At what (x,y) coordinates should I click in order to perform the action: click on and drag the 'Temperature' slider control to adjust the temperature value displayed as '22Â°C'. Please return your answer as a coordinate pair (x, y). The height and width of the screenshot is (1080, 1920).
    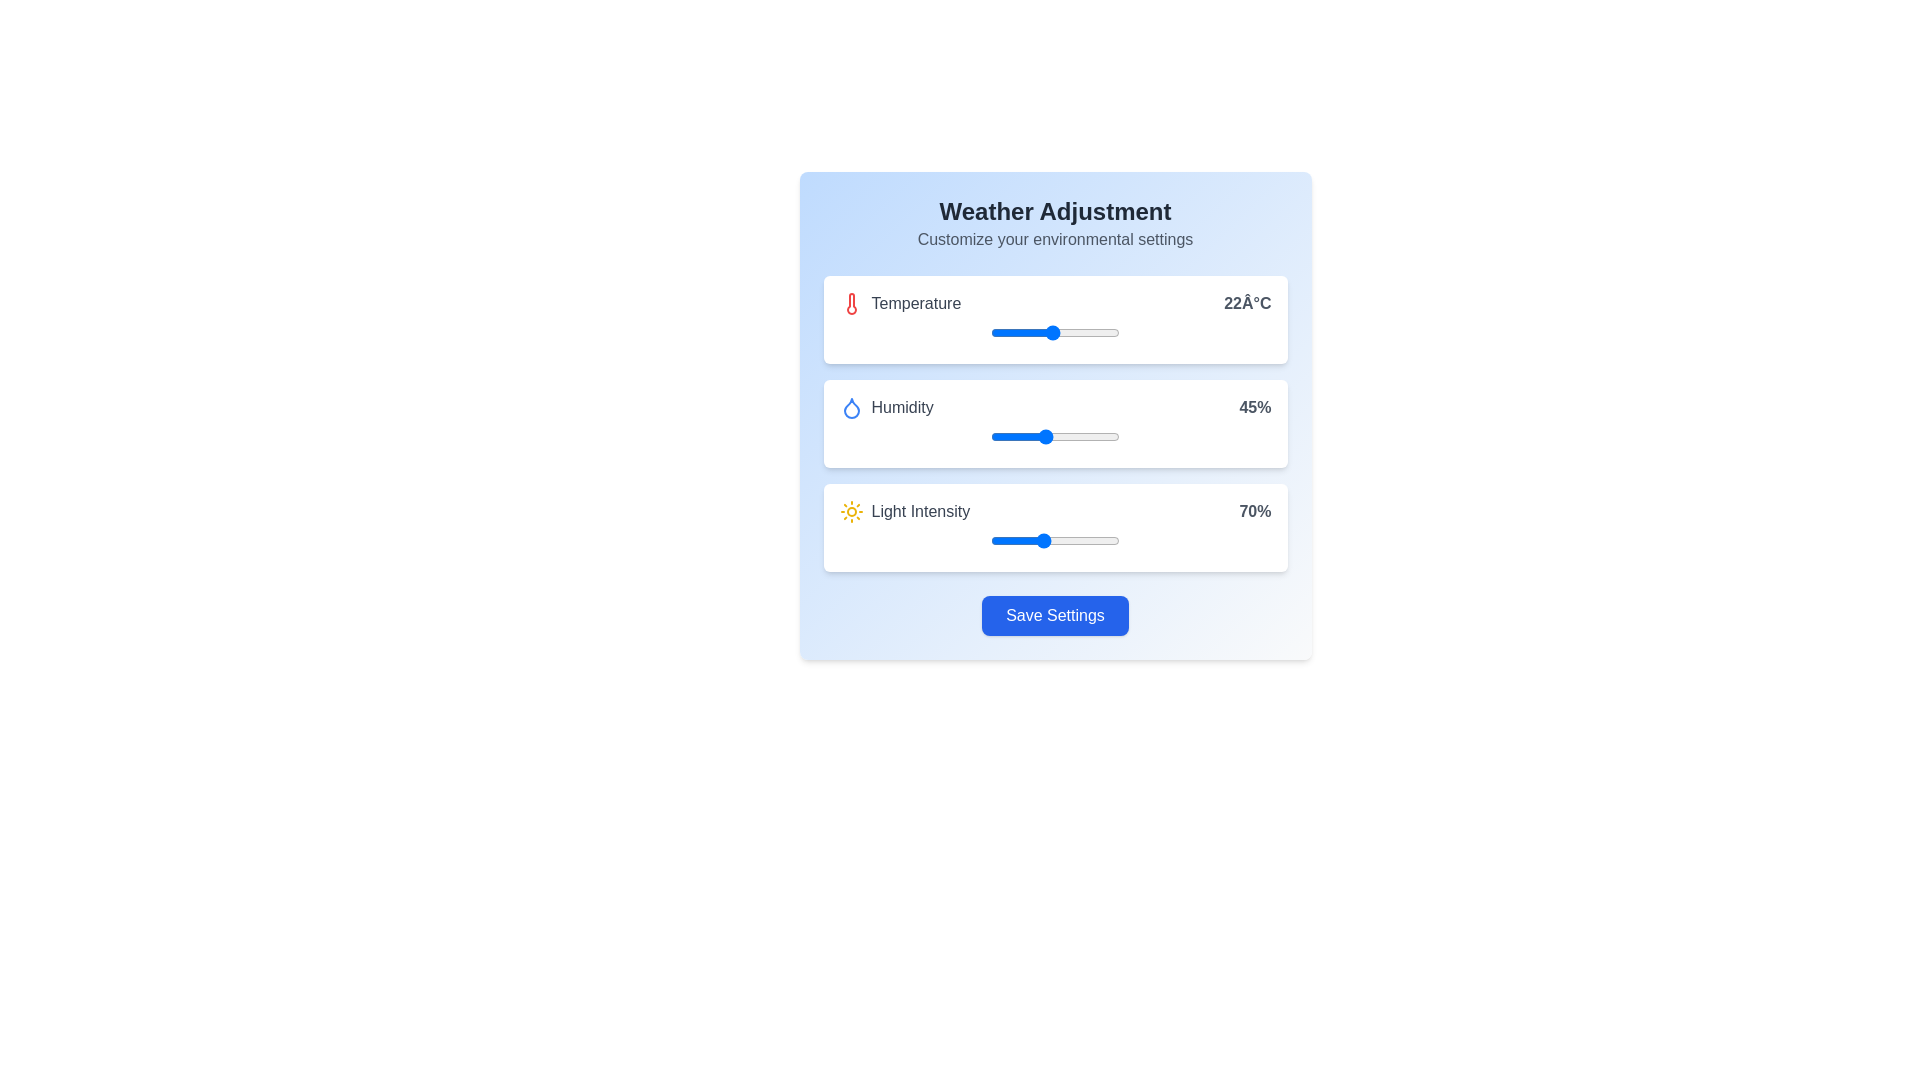
    Looking at the image, I should click on (1054, 319).